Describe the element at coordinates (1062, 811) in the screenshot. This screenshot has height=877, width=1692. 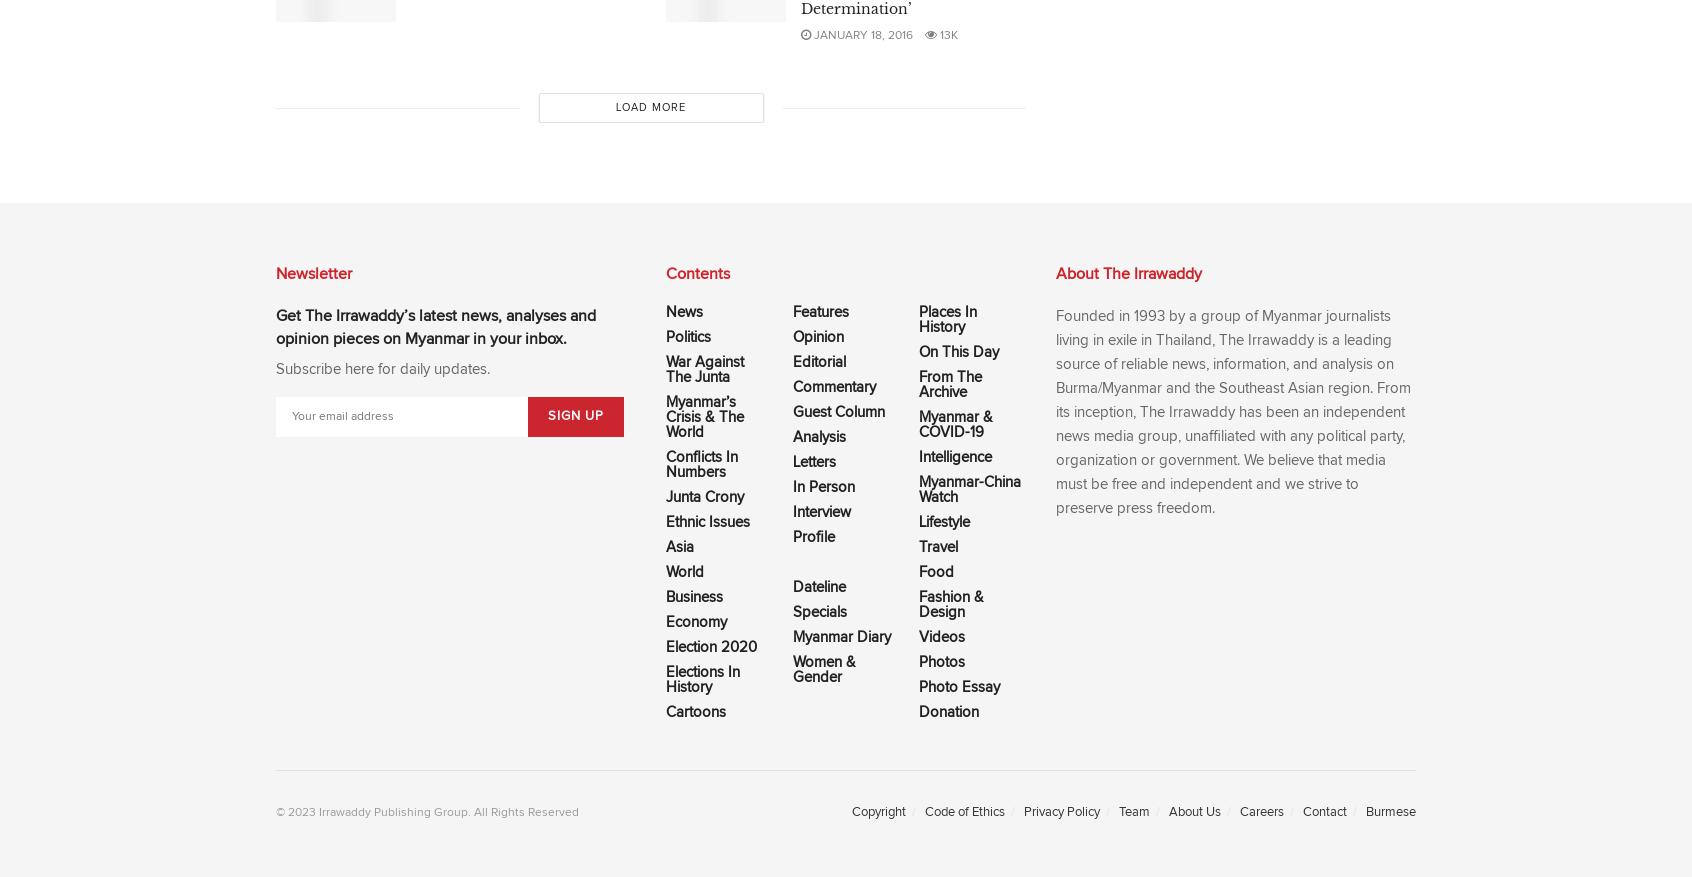
I see `'Privacy Policy'` at that location.